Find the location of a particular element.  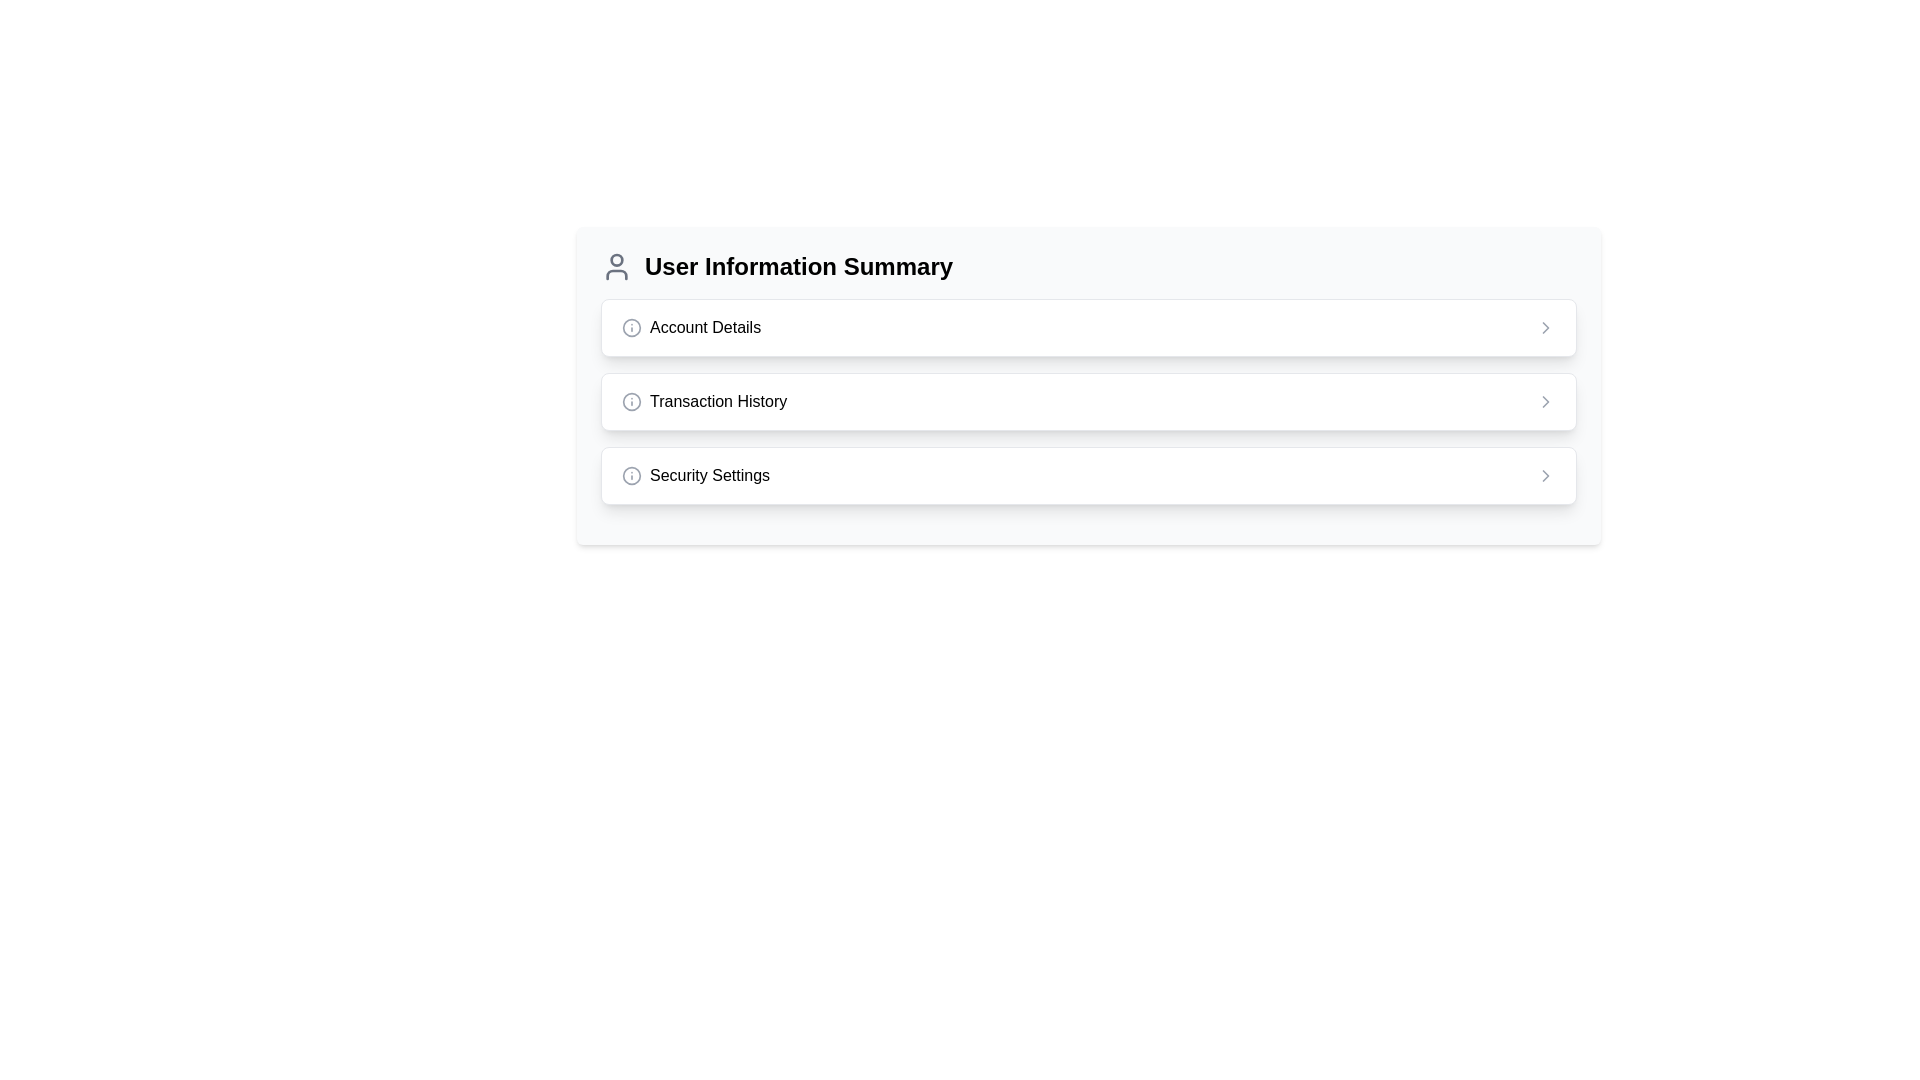

the icon related to the 'Account Details' menu option, which is located next to the 'Account Details' list item in the user information summary table is located at coordinates (631, 326).